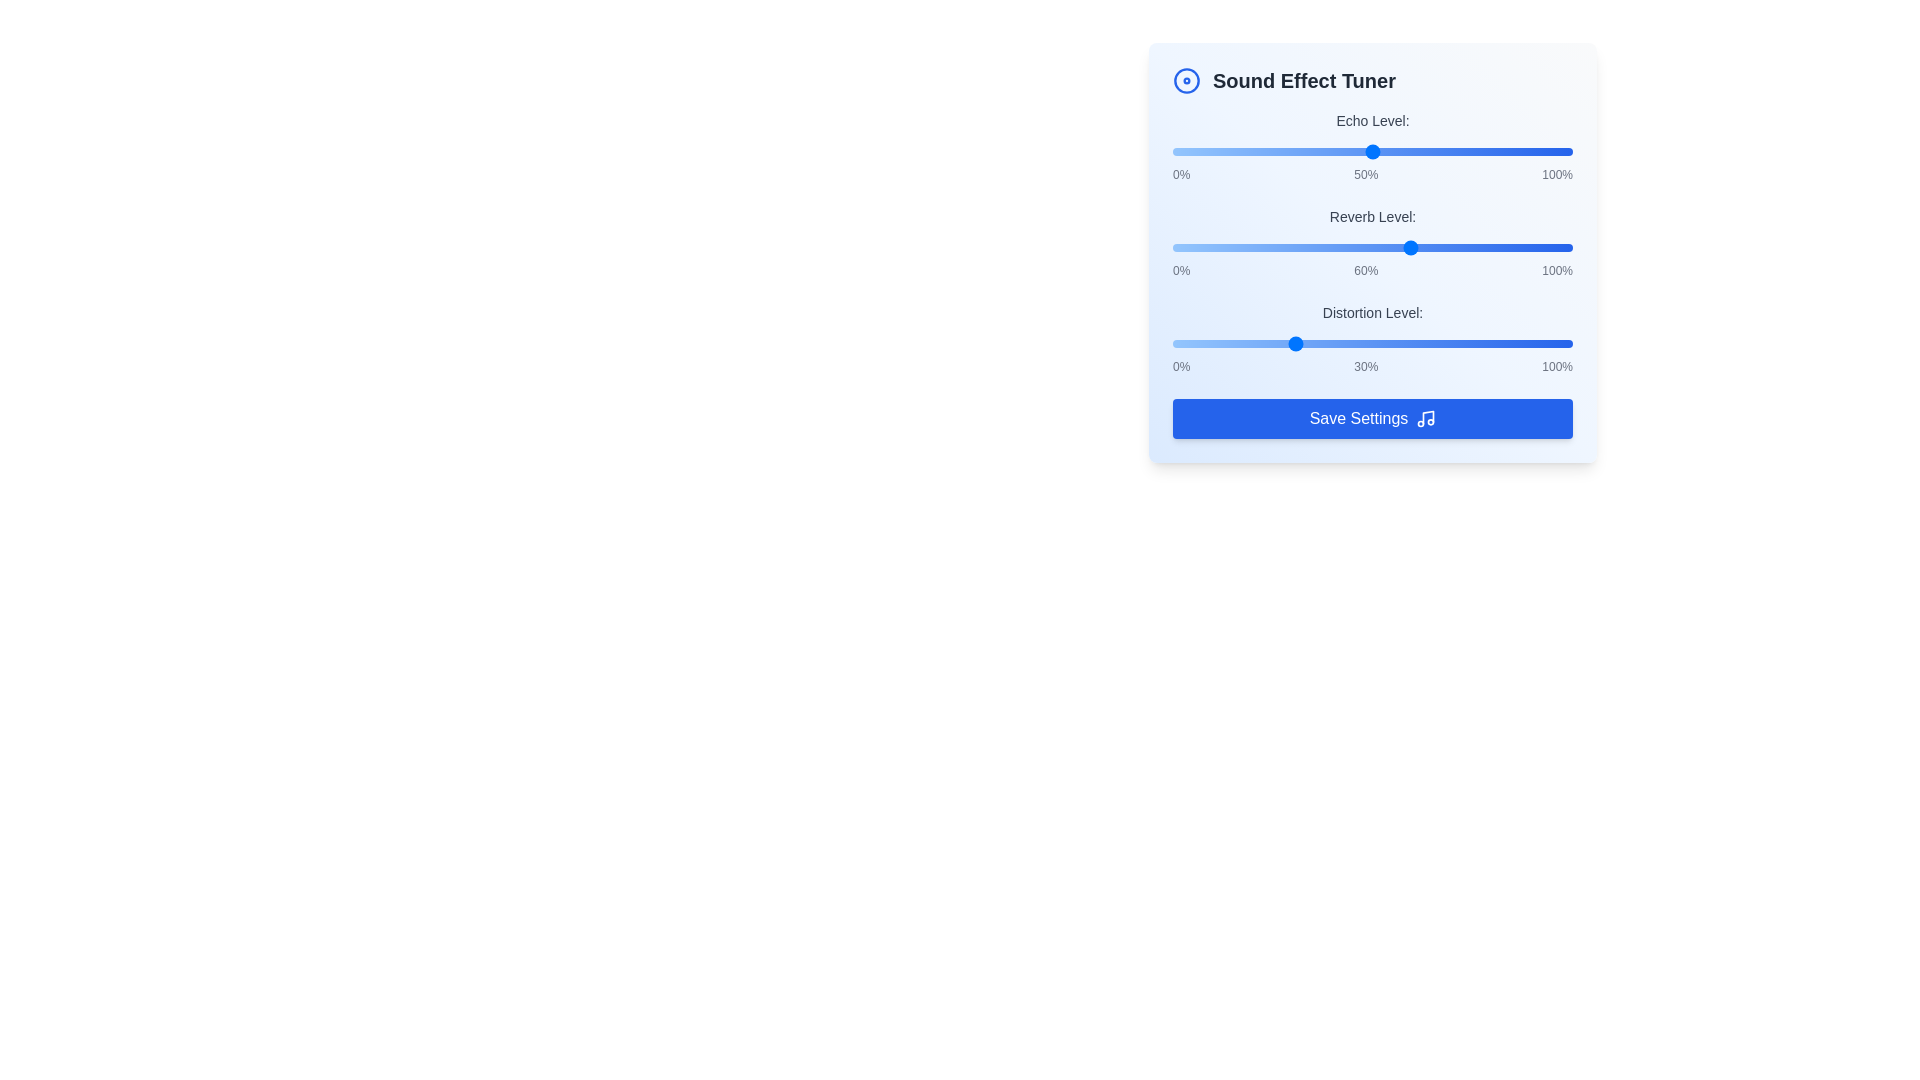 Image resolution: width=1920 pixels, height=1080 pixels. I want to click on the 'Echo Level' slider to 75%, so click(1473, 150).